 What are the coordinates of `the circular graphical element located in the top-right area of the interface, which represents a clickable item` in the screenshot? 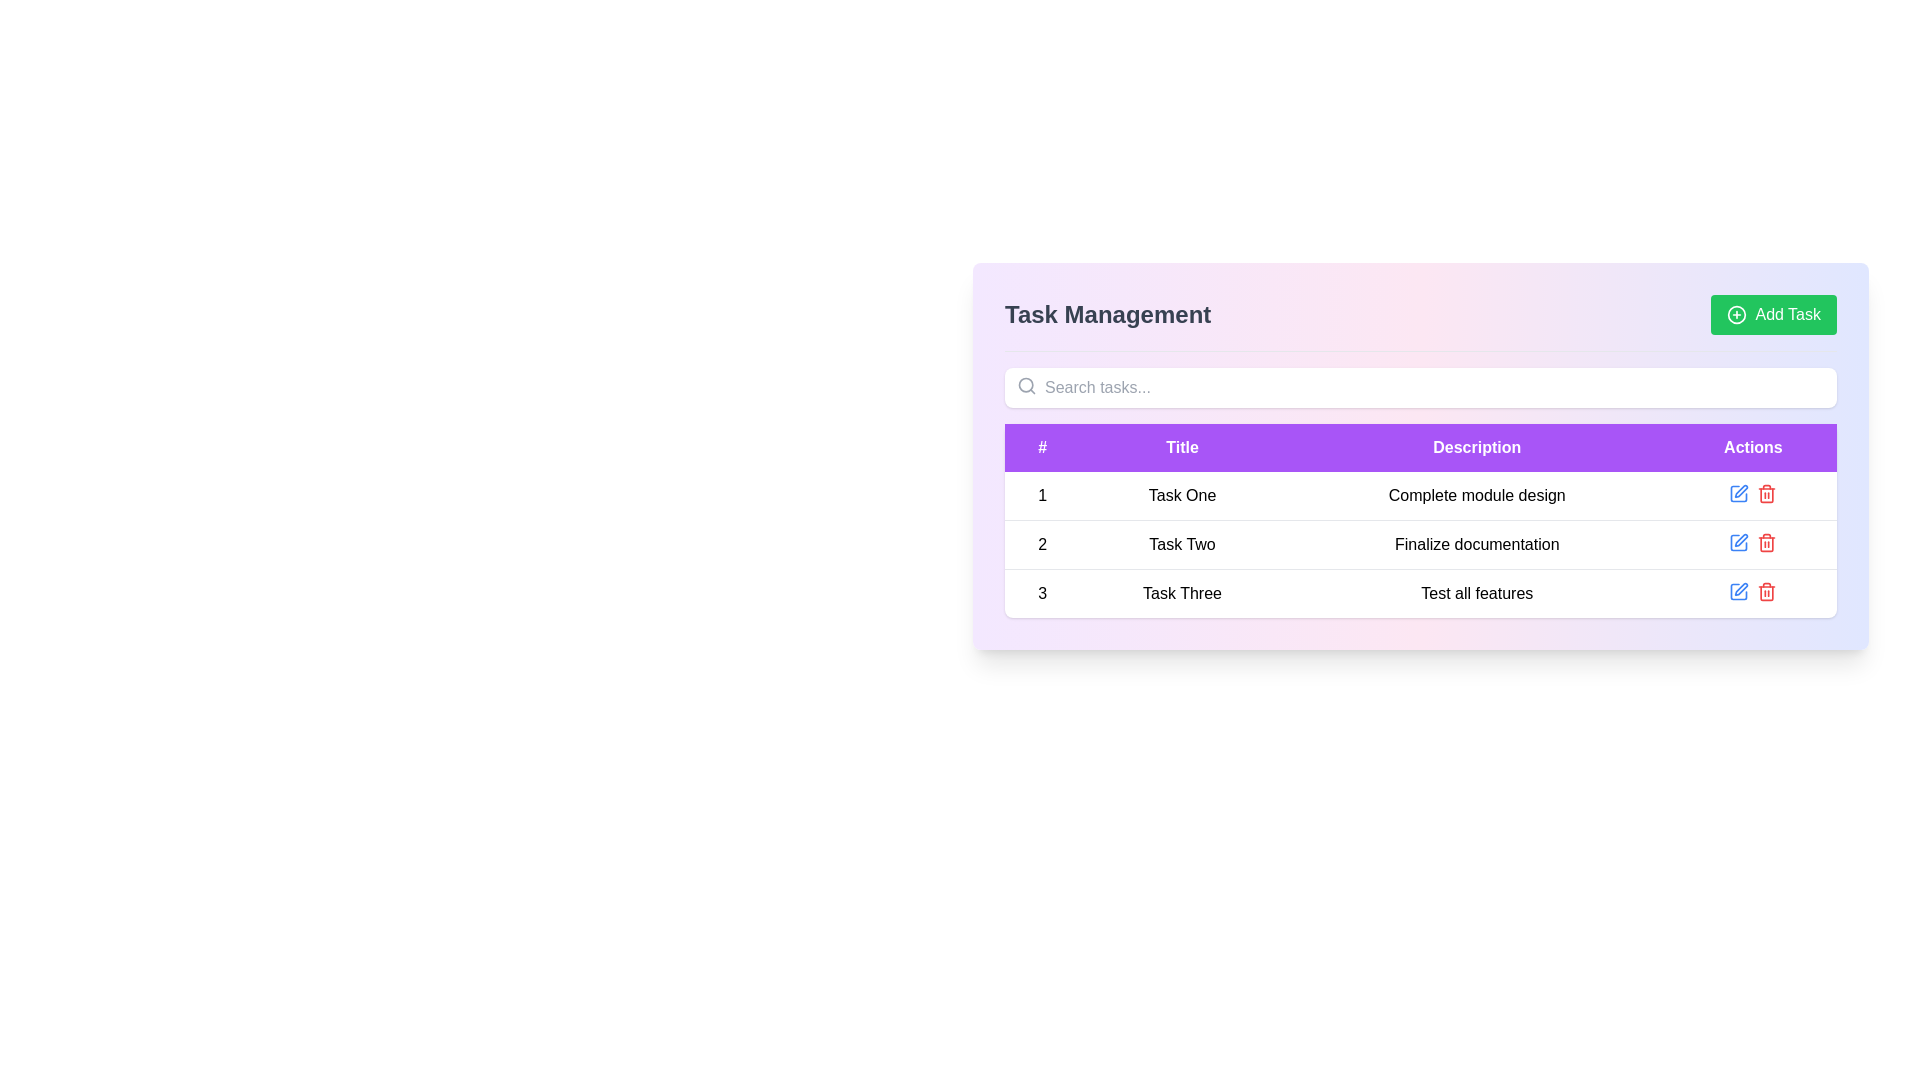 It's located at (1736, 315).